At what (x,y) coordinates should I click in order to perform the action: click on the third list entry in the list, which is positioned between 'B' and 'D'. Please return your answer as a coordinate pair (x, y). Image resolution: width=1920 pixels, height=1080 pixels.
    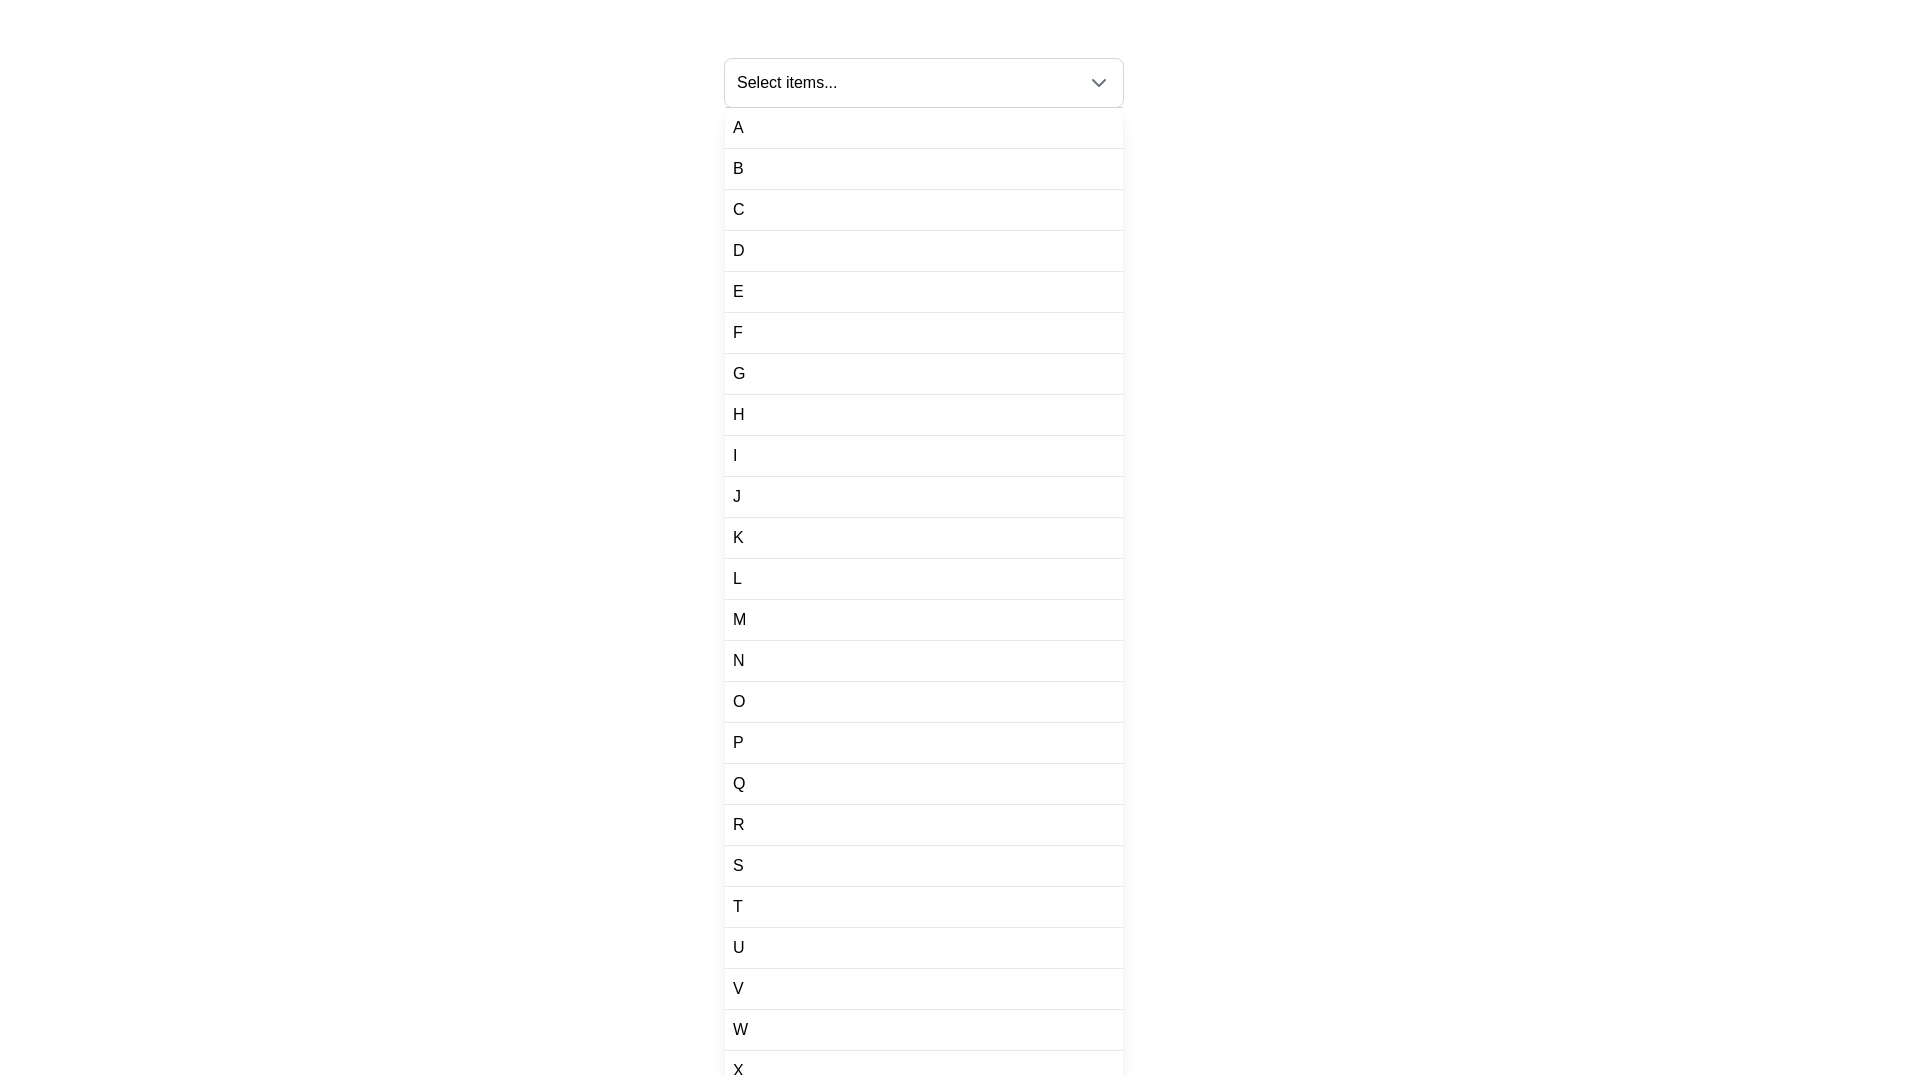
    Looking at the image, I should click on (737, 209).